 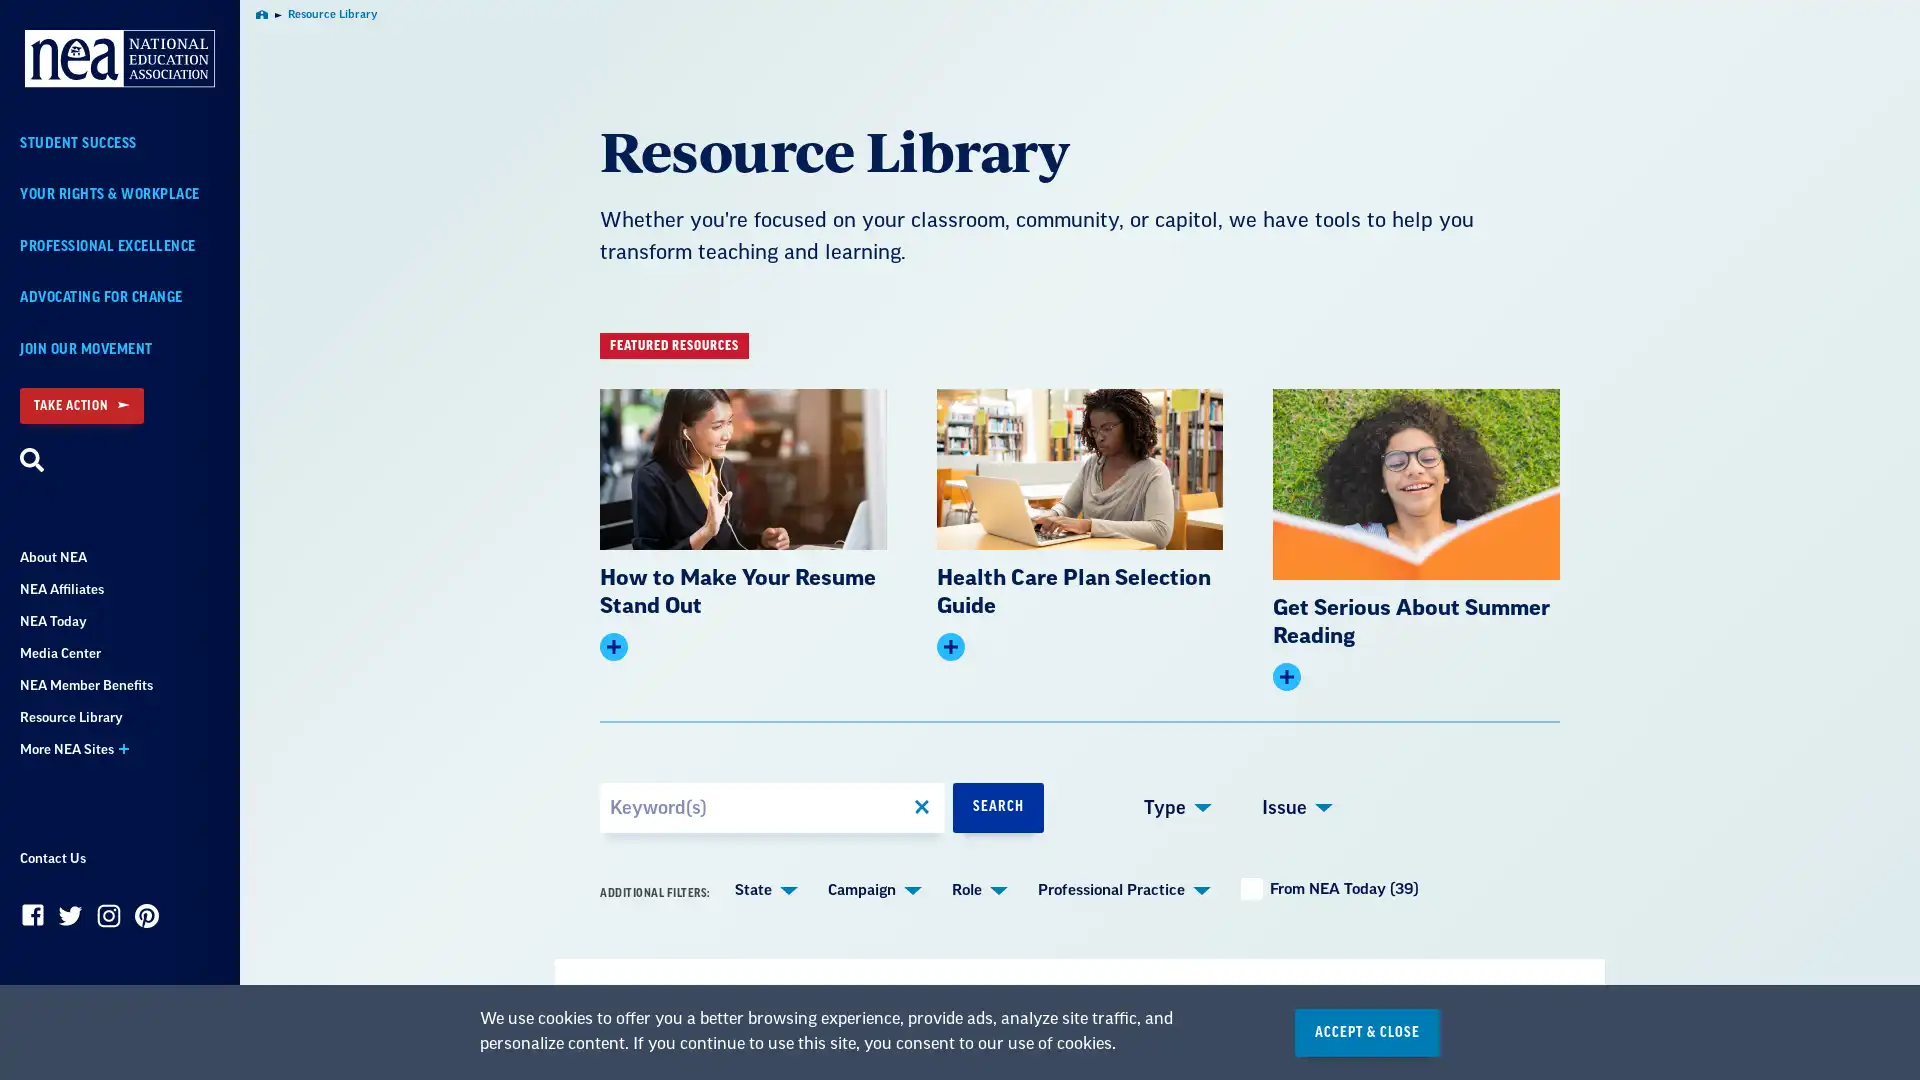 I want to click on More NEA Sites, so click(x=119, y=749).